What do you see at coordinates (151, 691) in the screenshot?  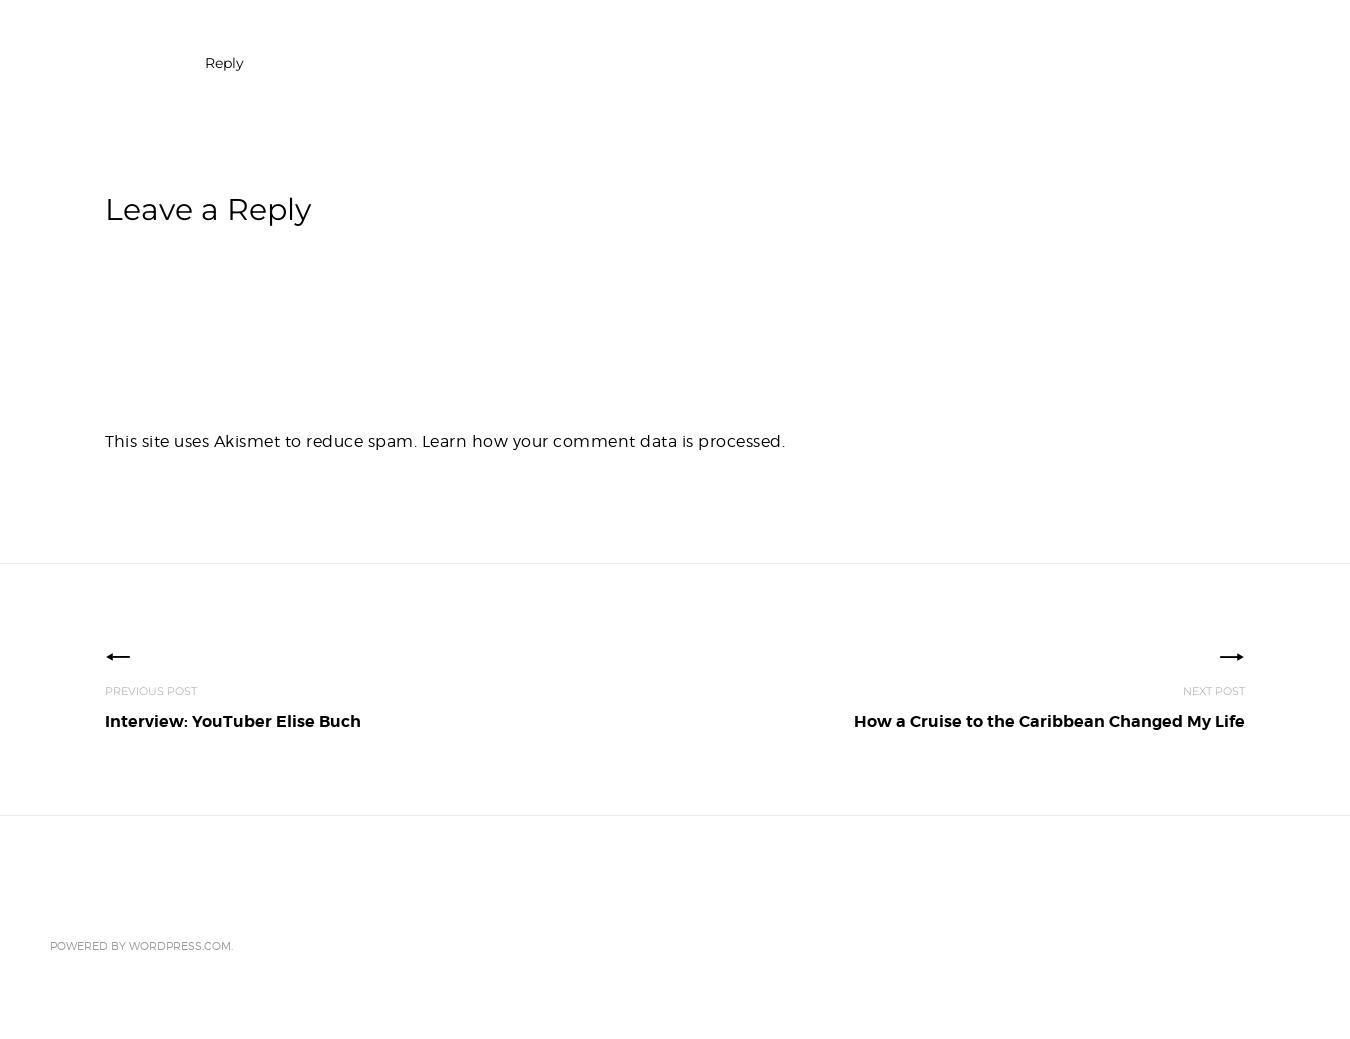 I see `'Previous Post'` at bounding box center [151, 691].